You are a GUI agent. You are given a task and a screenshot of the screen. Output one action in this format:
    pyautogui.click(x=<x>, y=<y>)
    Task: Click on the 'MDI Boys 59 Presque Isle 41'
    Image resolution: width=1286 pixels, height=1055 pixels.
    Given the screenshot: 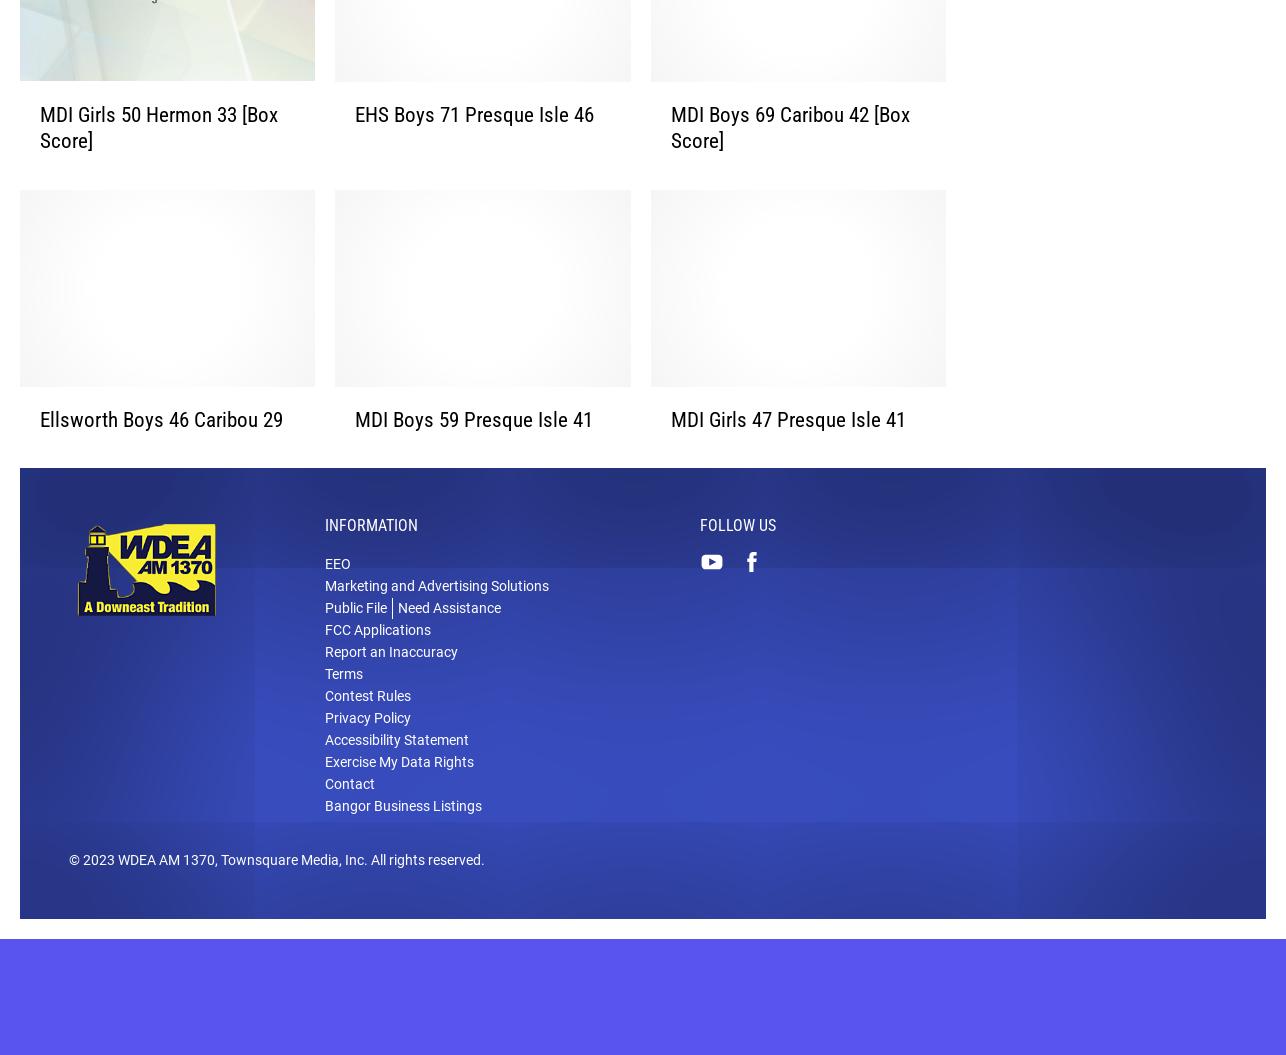 What is the action you would take?
    pyautogui.click(x=473, y=450)
    